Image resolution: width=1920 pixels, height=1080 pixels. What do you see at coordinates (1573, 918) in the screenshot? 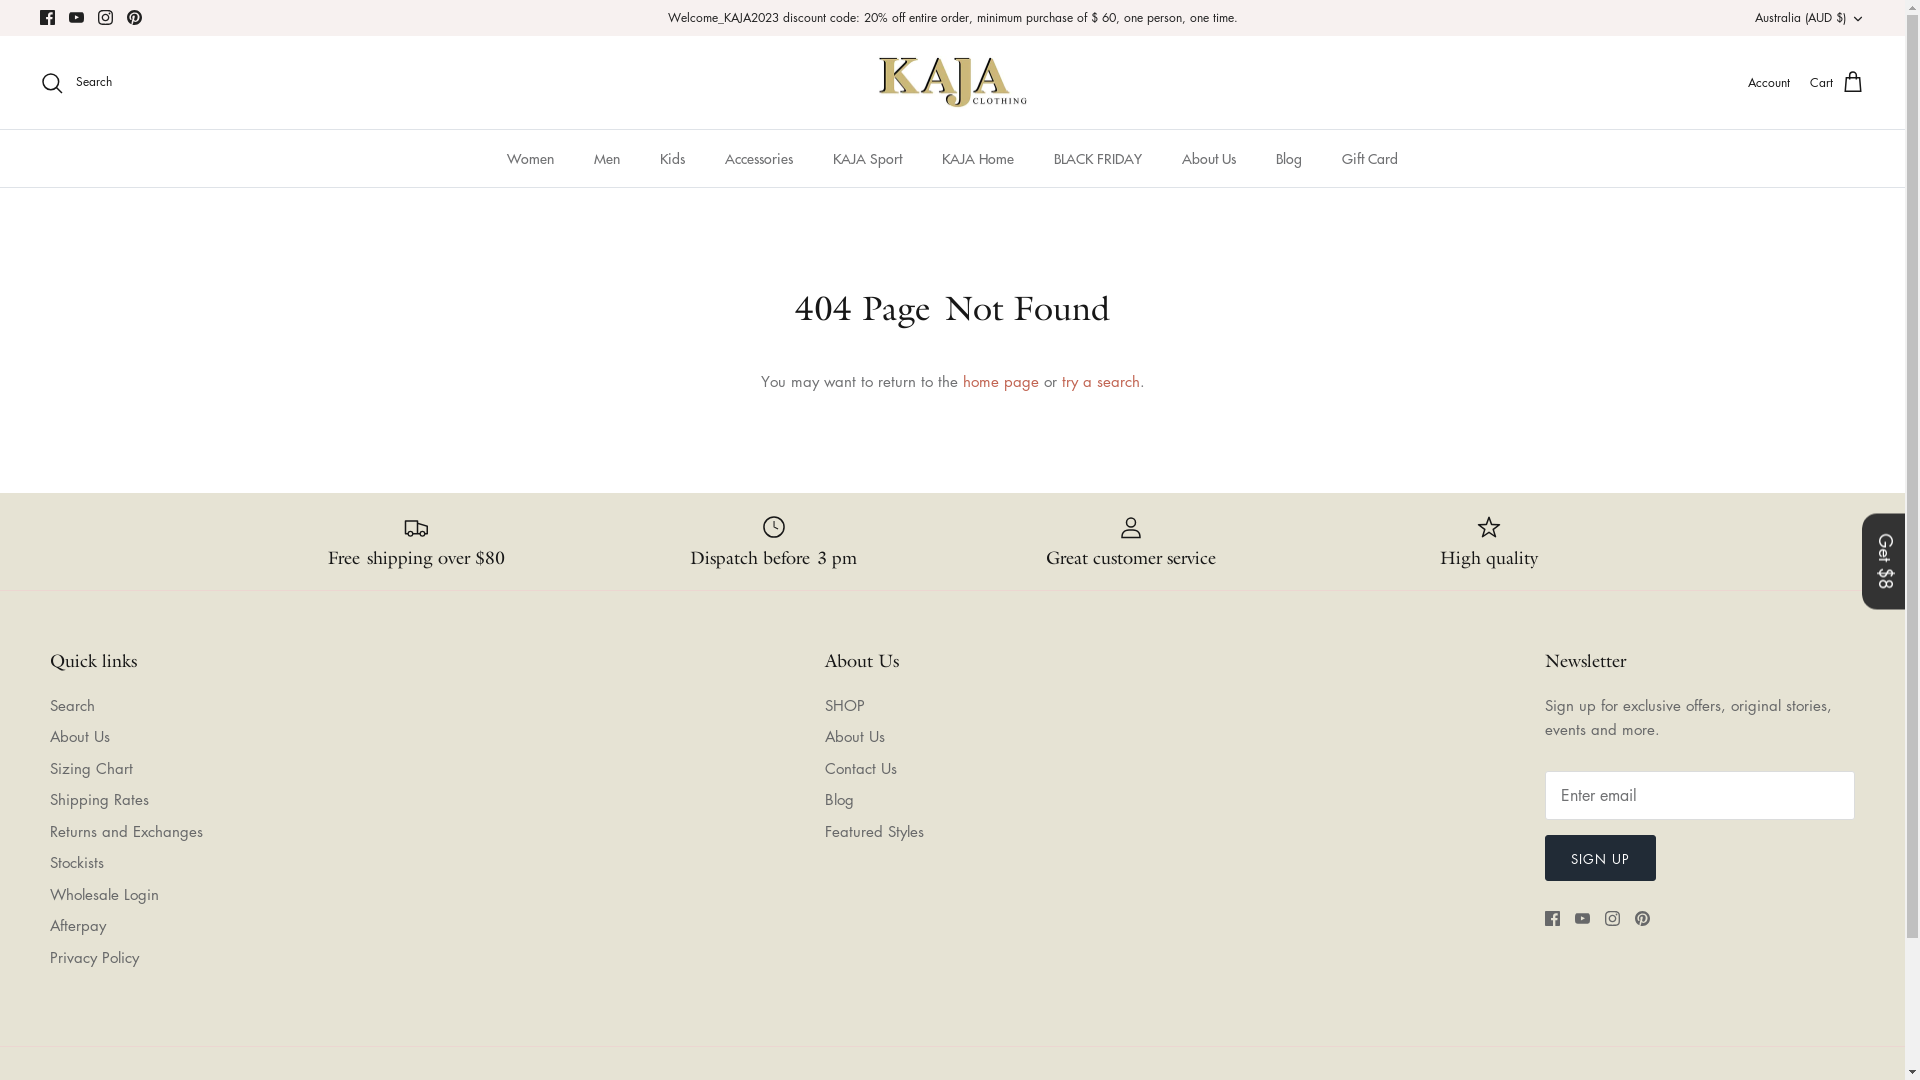
I see `'Youtube'` at bounding box center [1573, 918].